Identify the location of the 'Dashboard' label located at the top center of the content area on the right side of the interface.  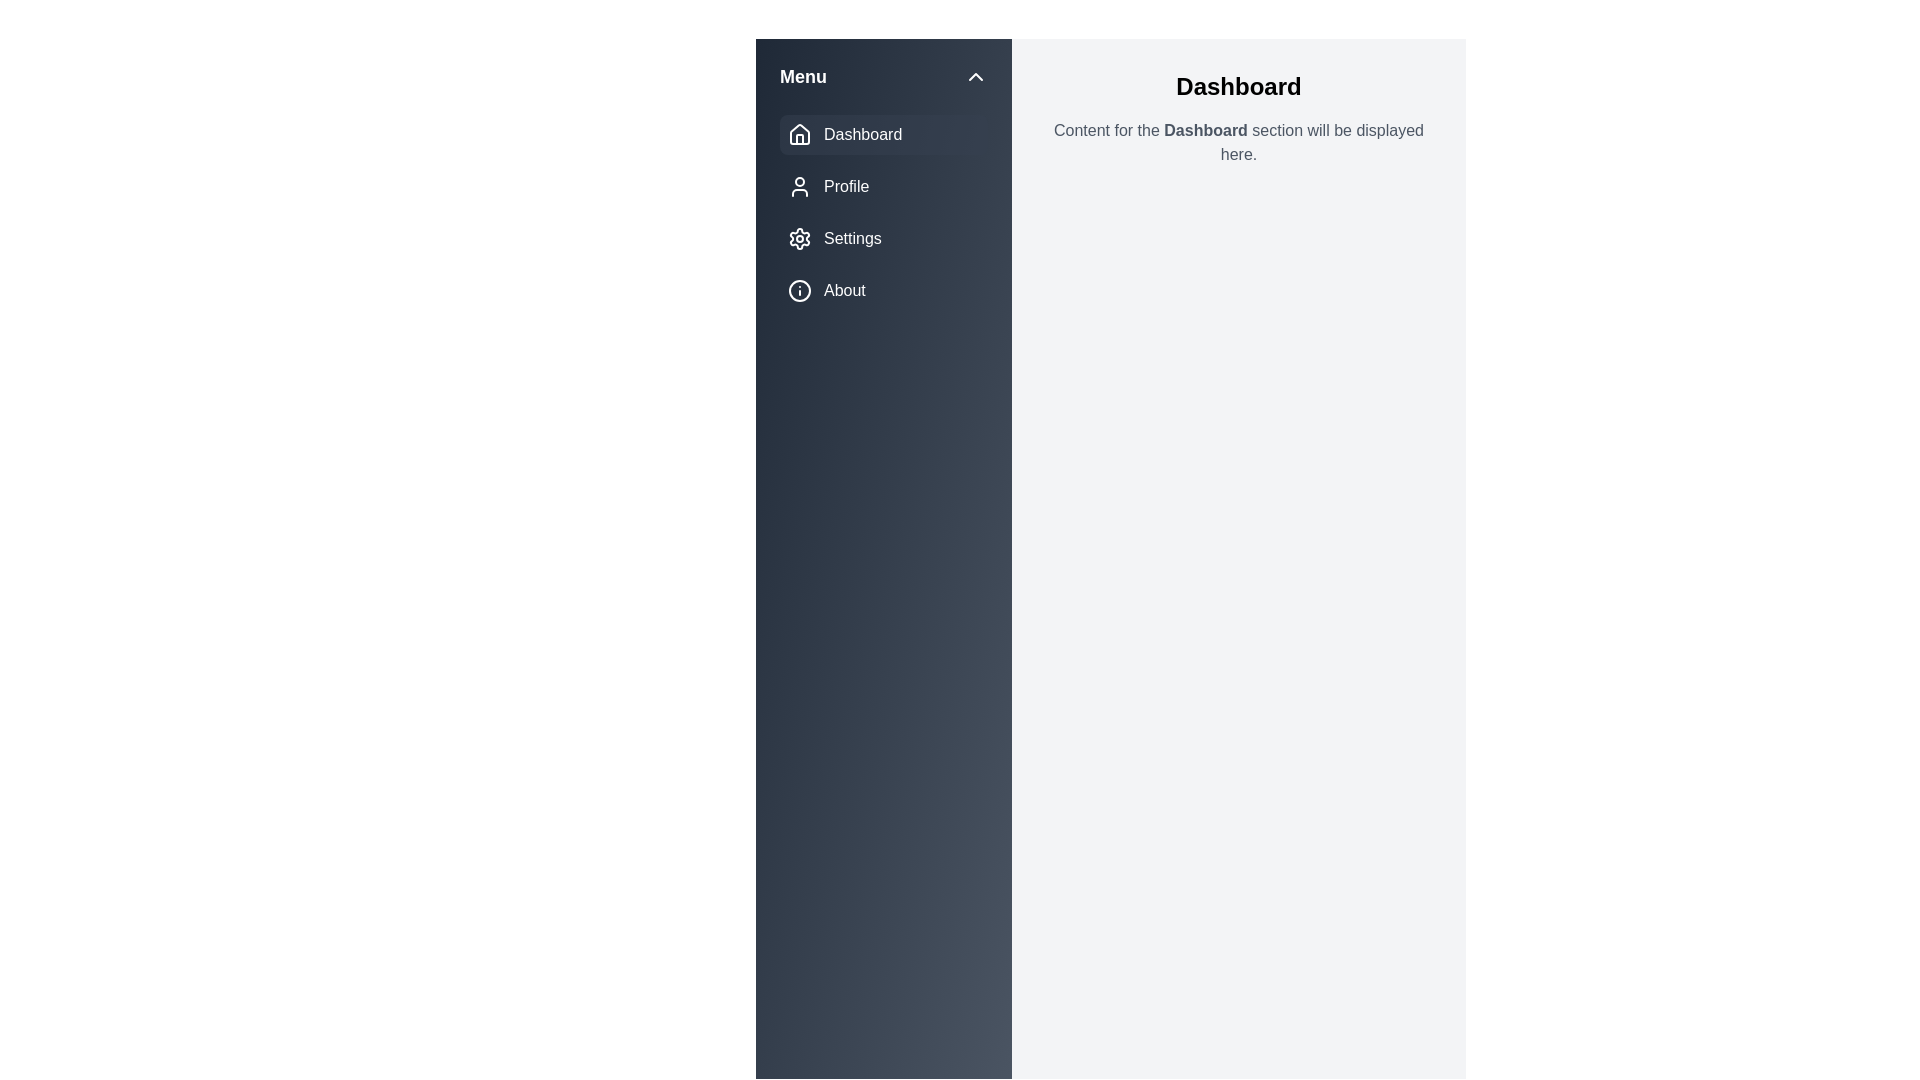
(1205, 130).